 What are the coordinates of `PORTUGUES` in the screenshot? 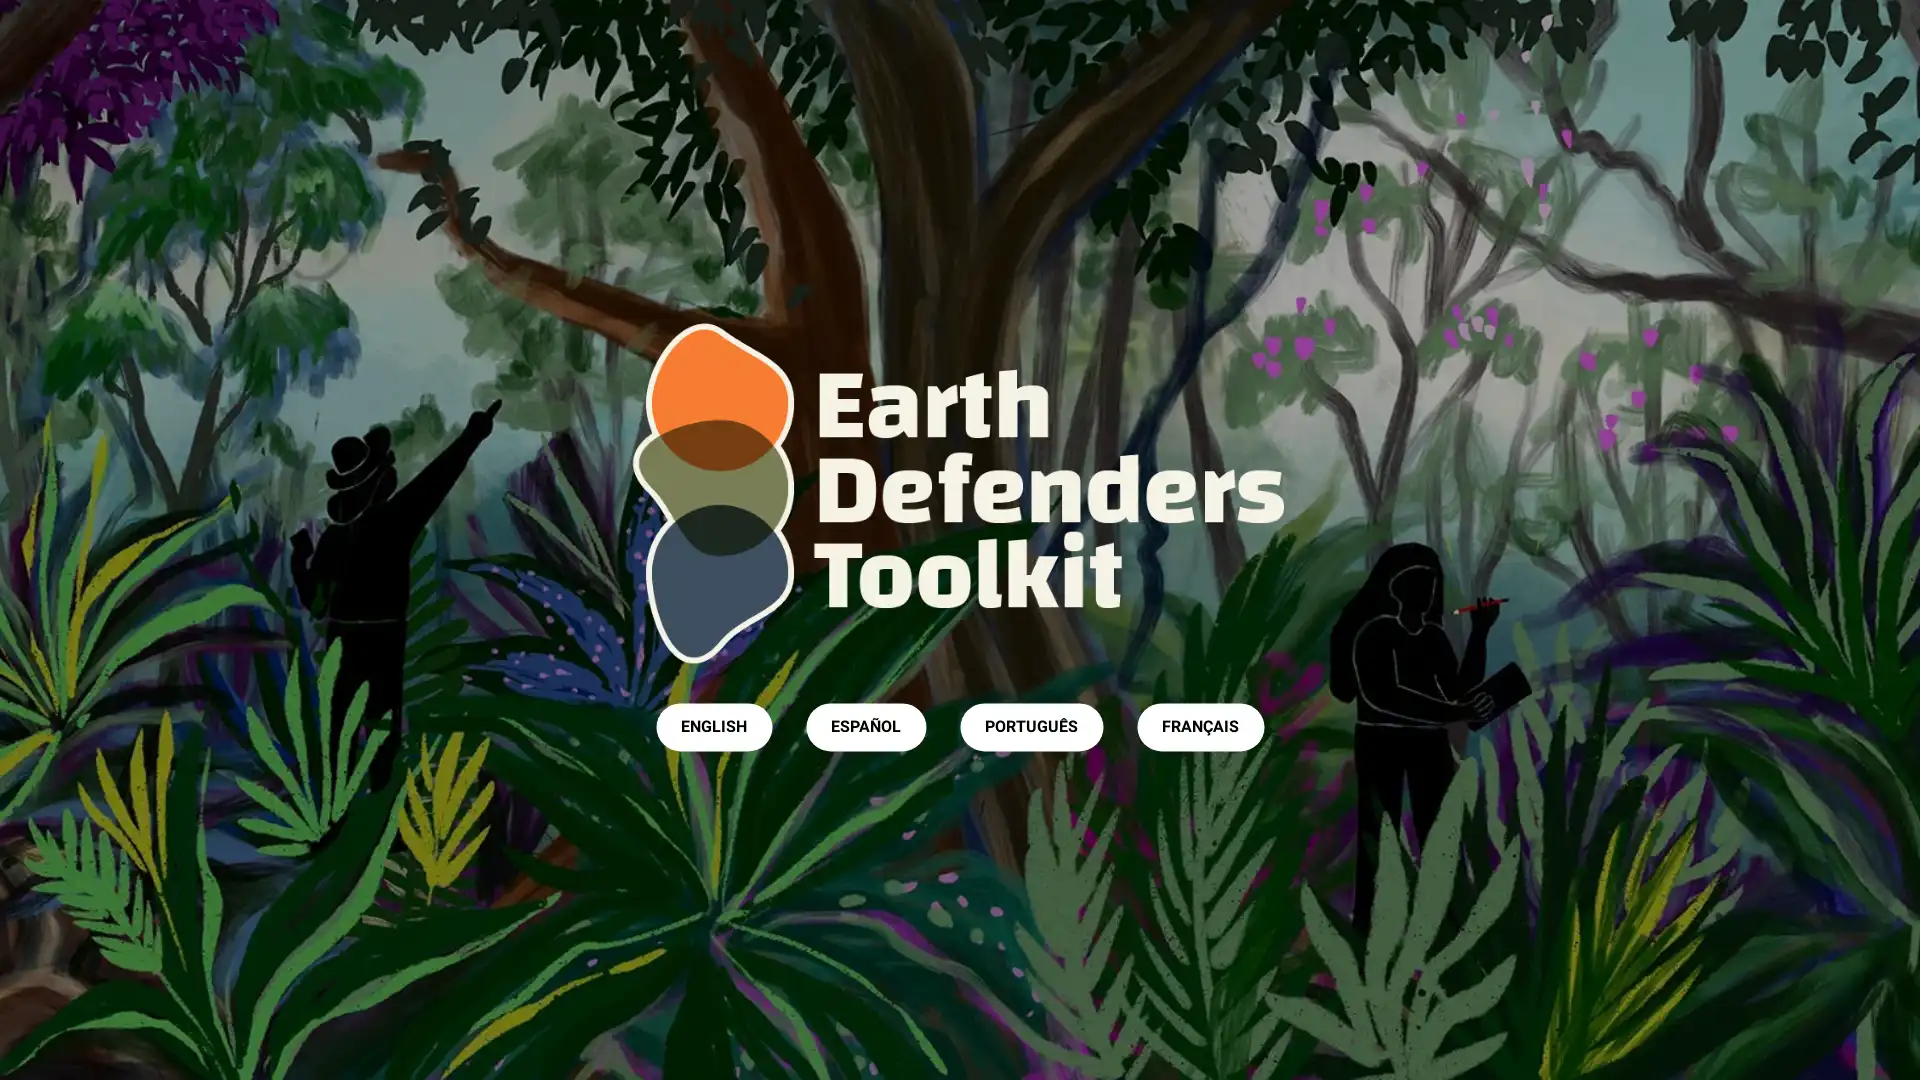 It's located at (1031, 726).